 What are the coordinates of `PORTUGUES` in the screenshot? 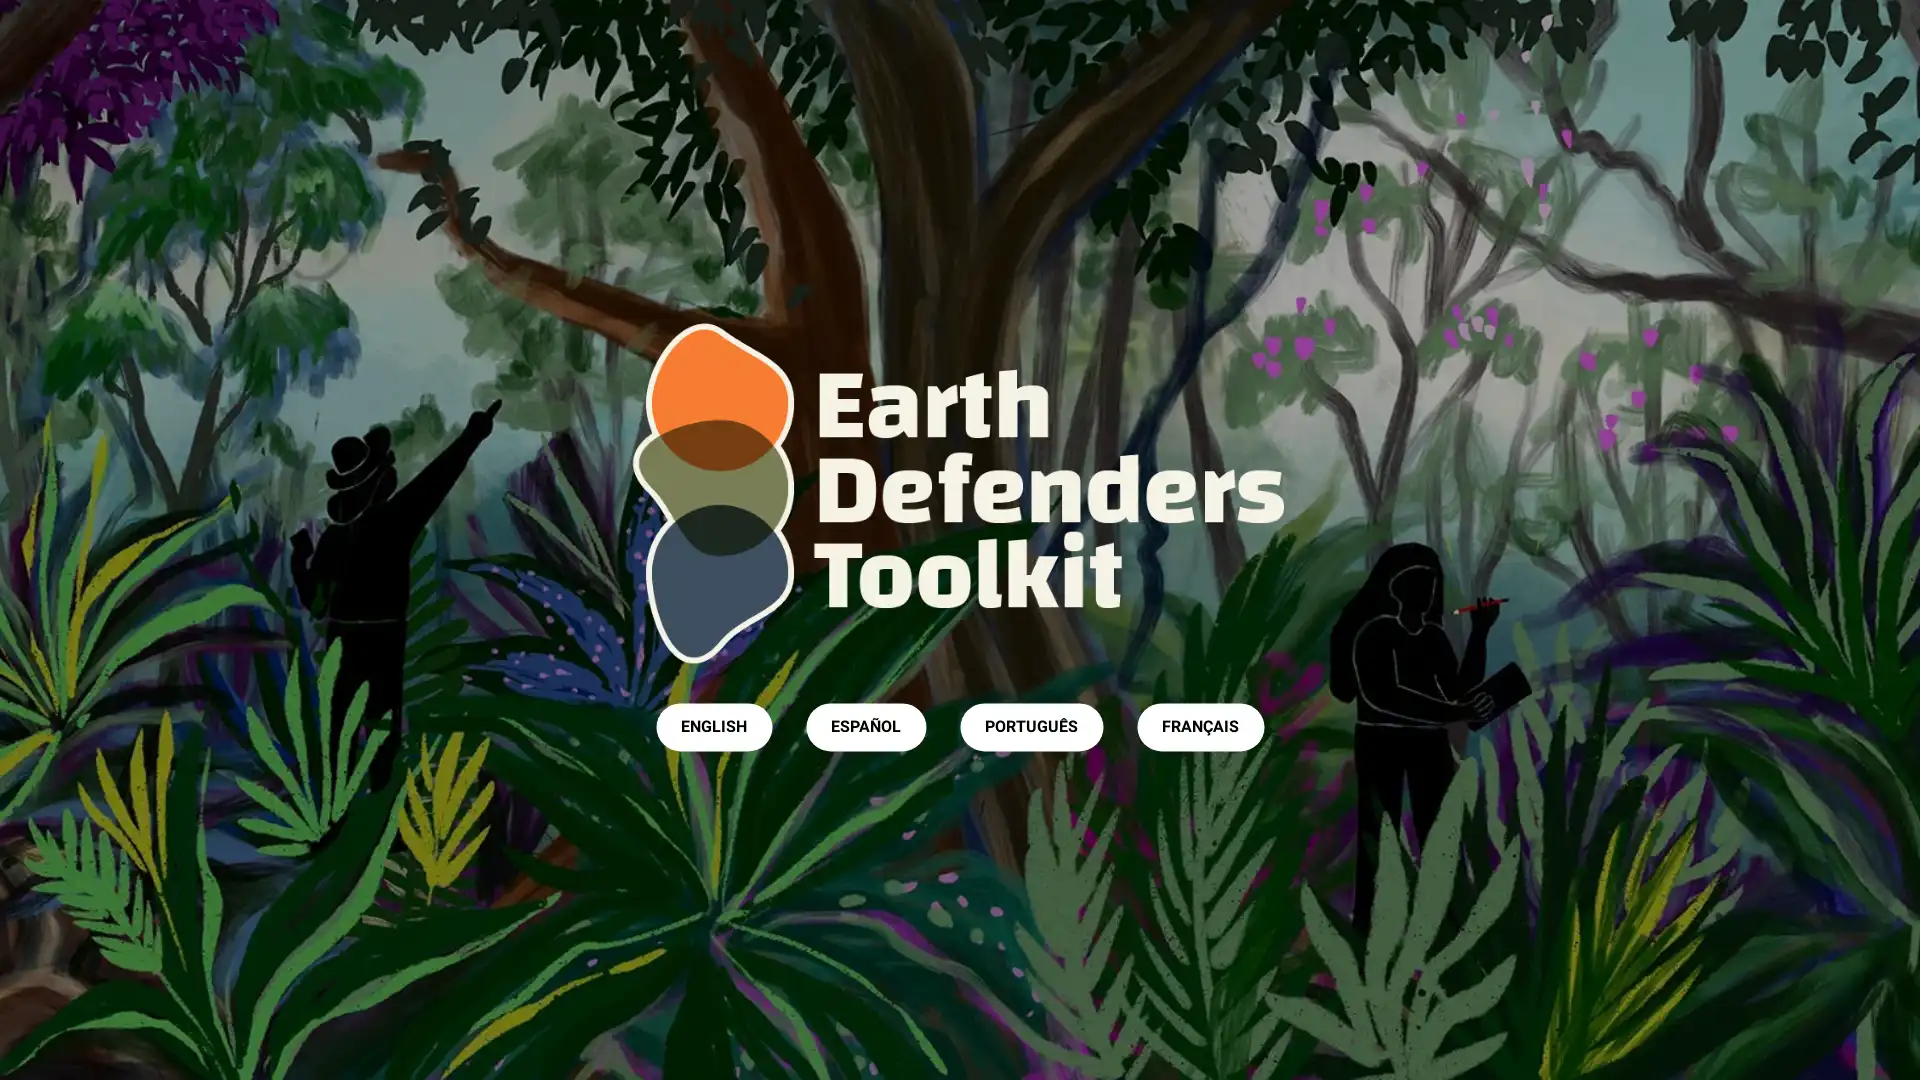 It's located at (1031, 726).